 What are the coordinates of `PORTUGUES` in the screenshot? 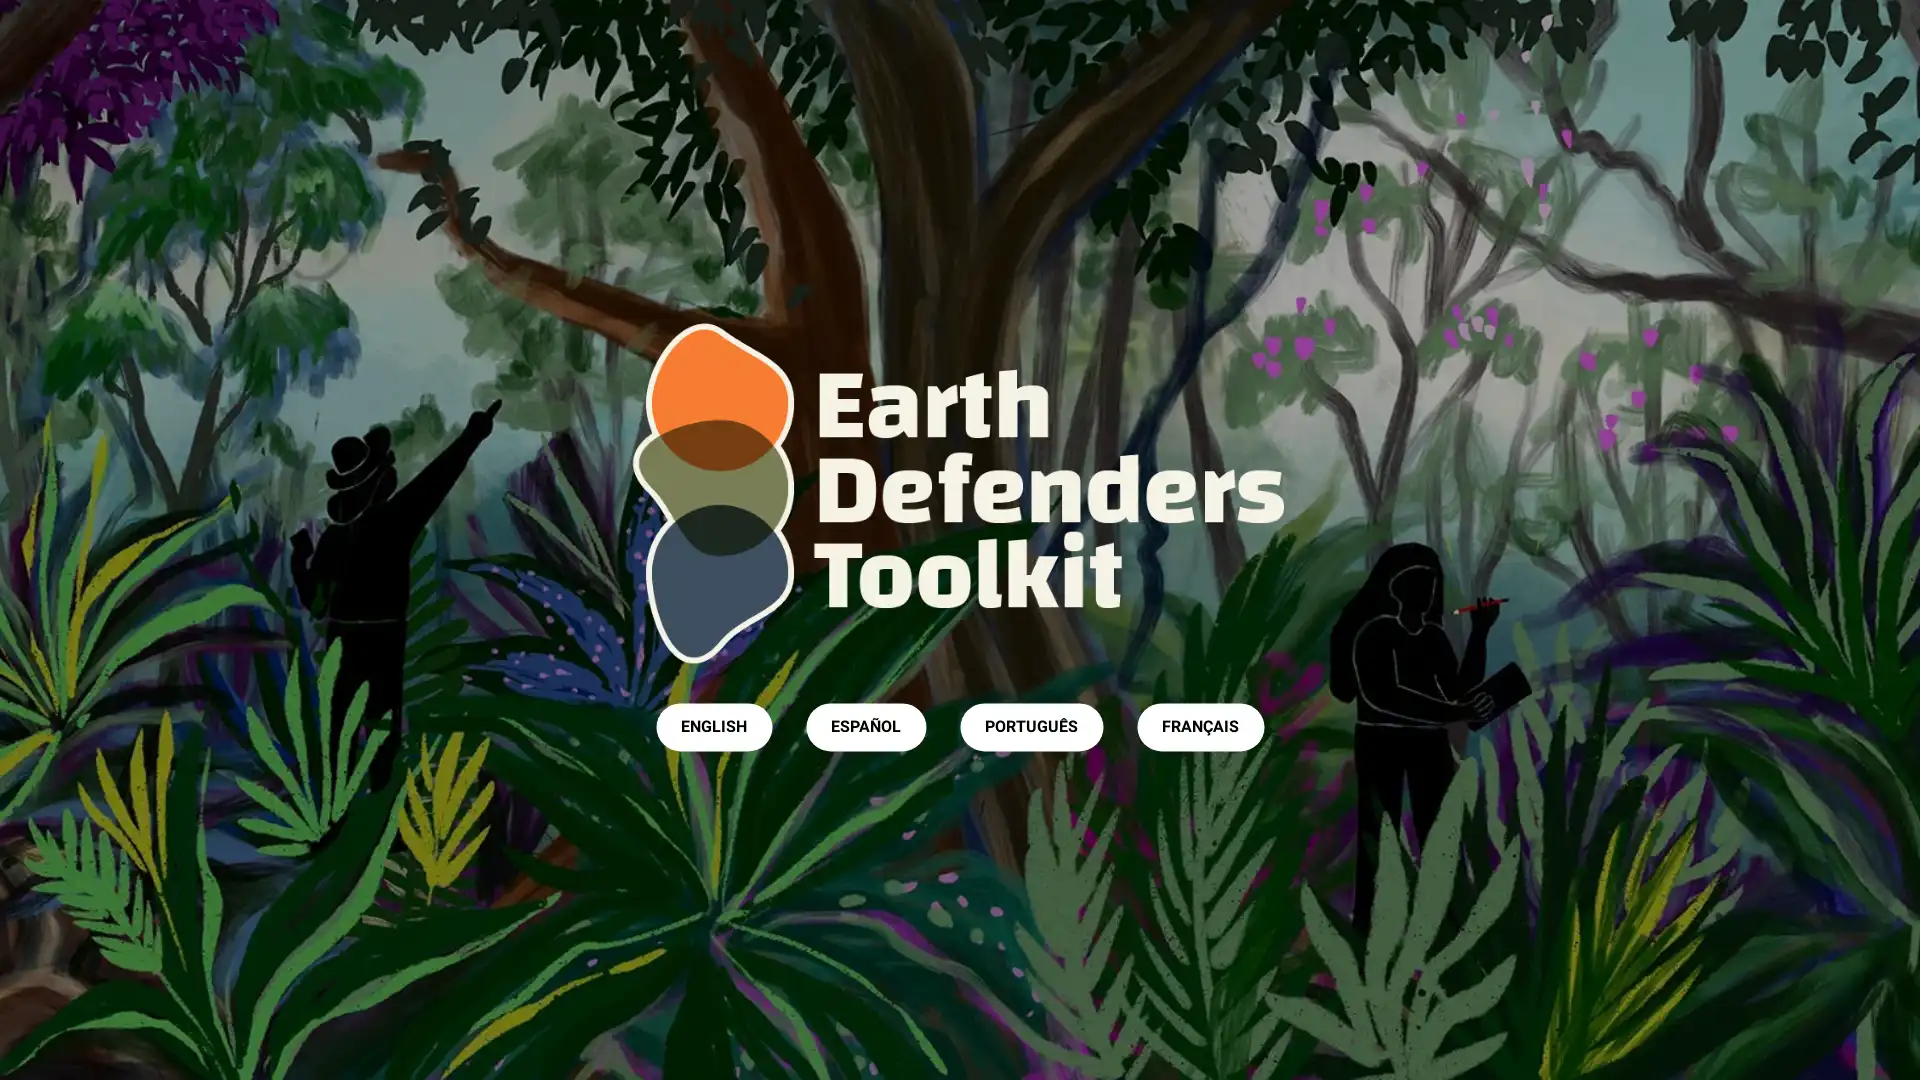 It's located at (1031, 726).